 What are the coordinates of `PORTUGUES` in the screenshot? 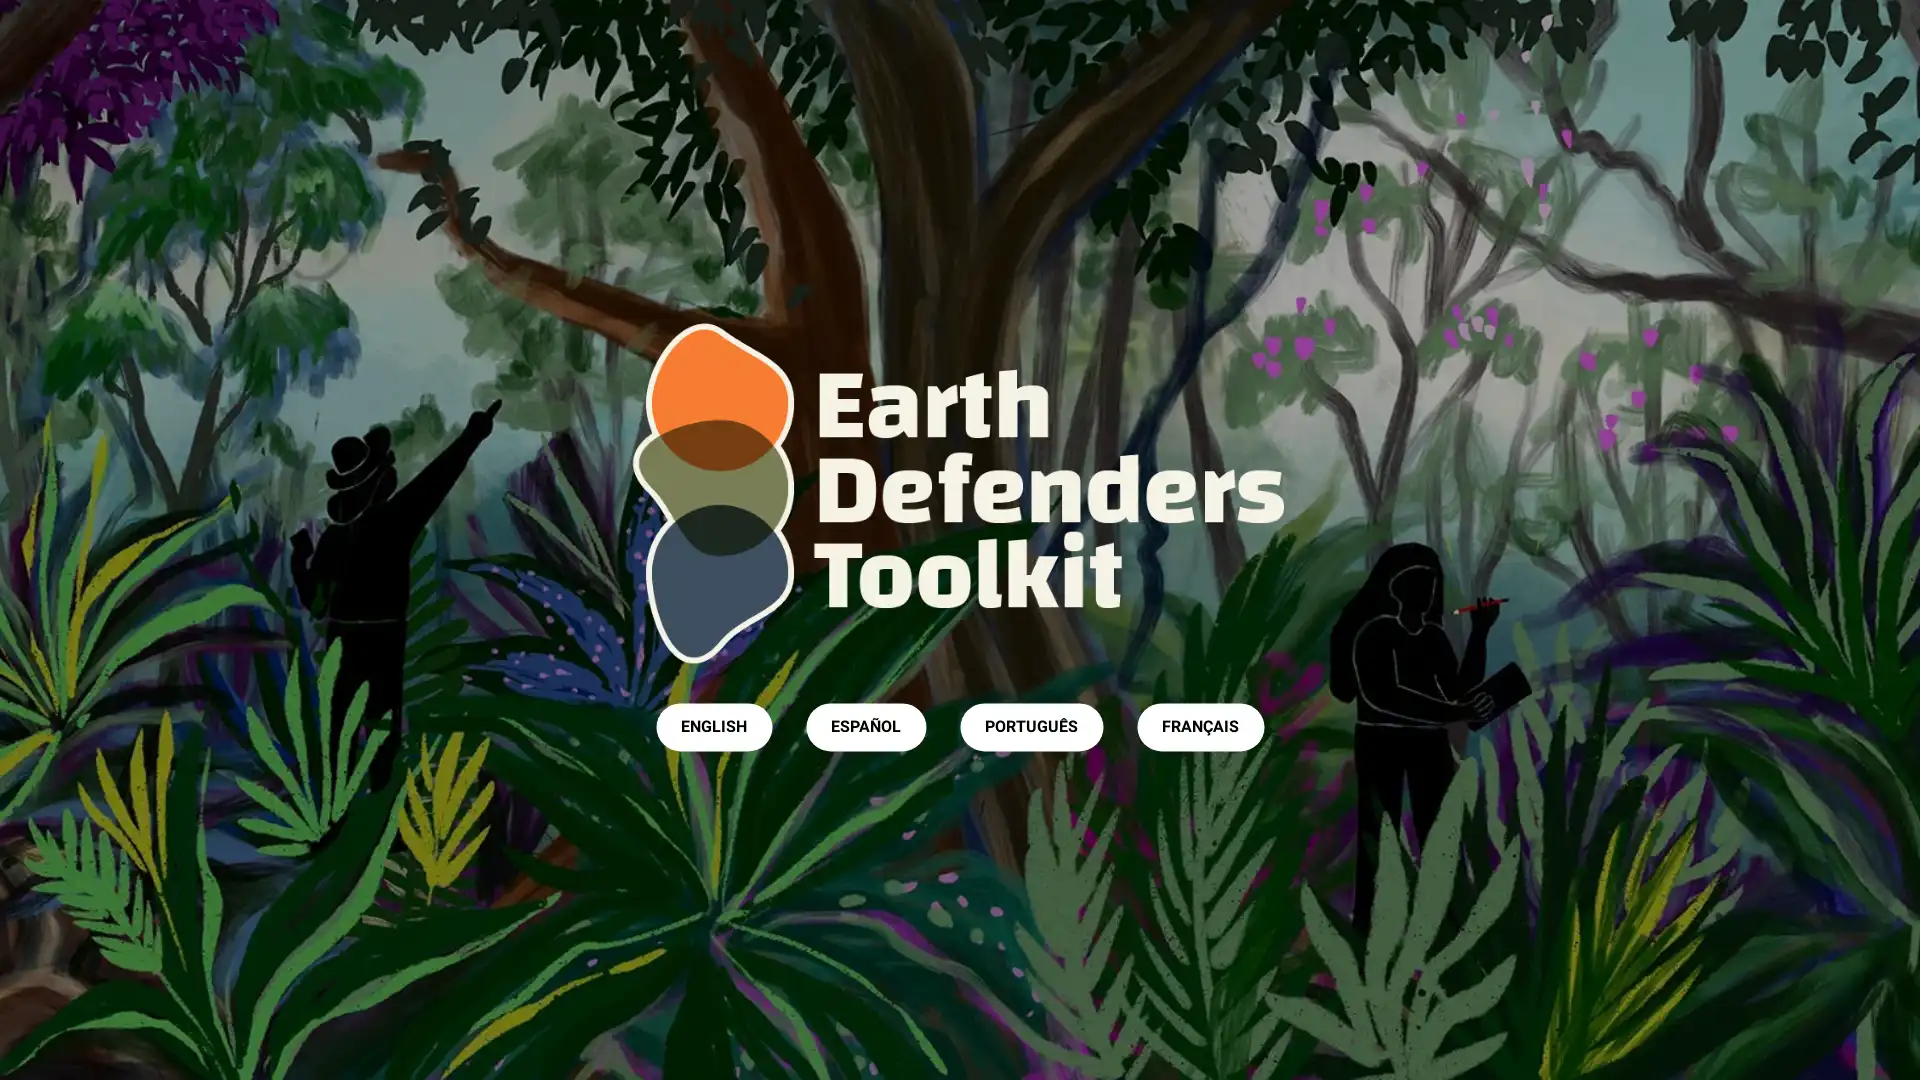 It's located at (1031, 726).